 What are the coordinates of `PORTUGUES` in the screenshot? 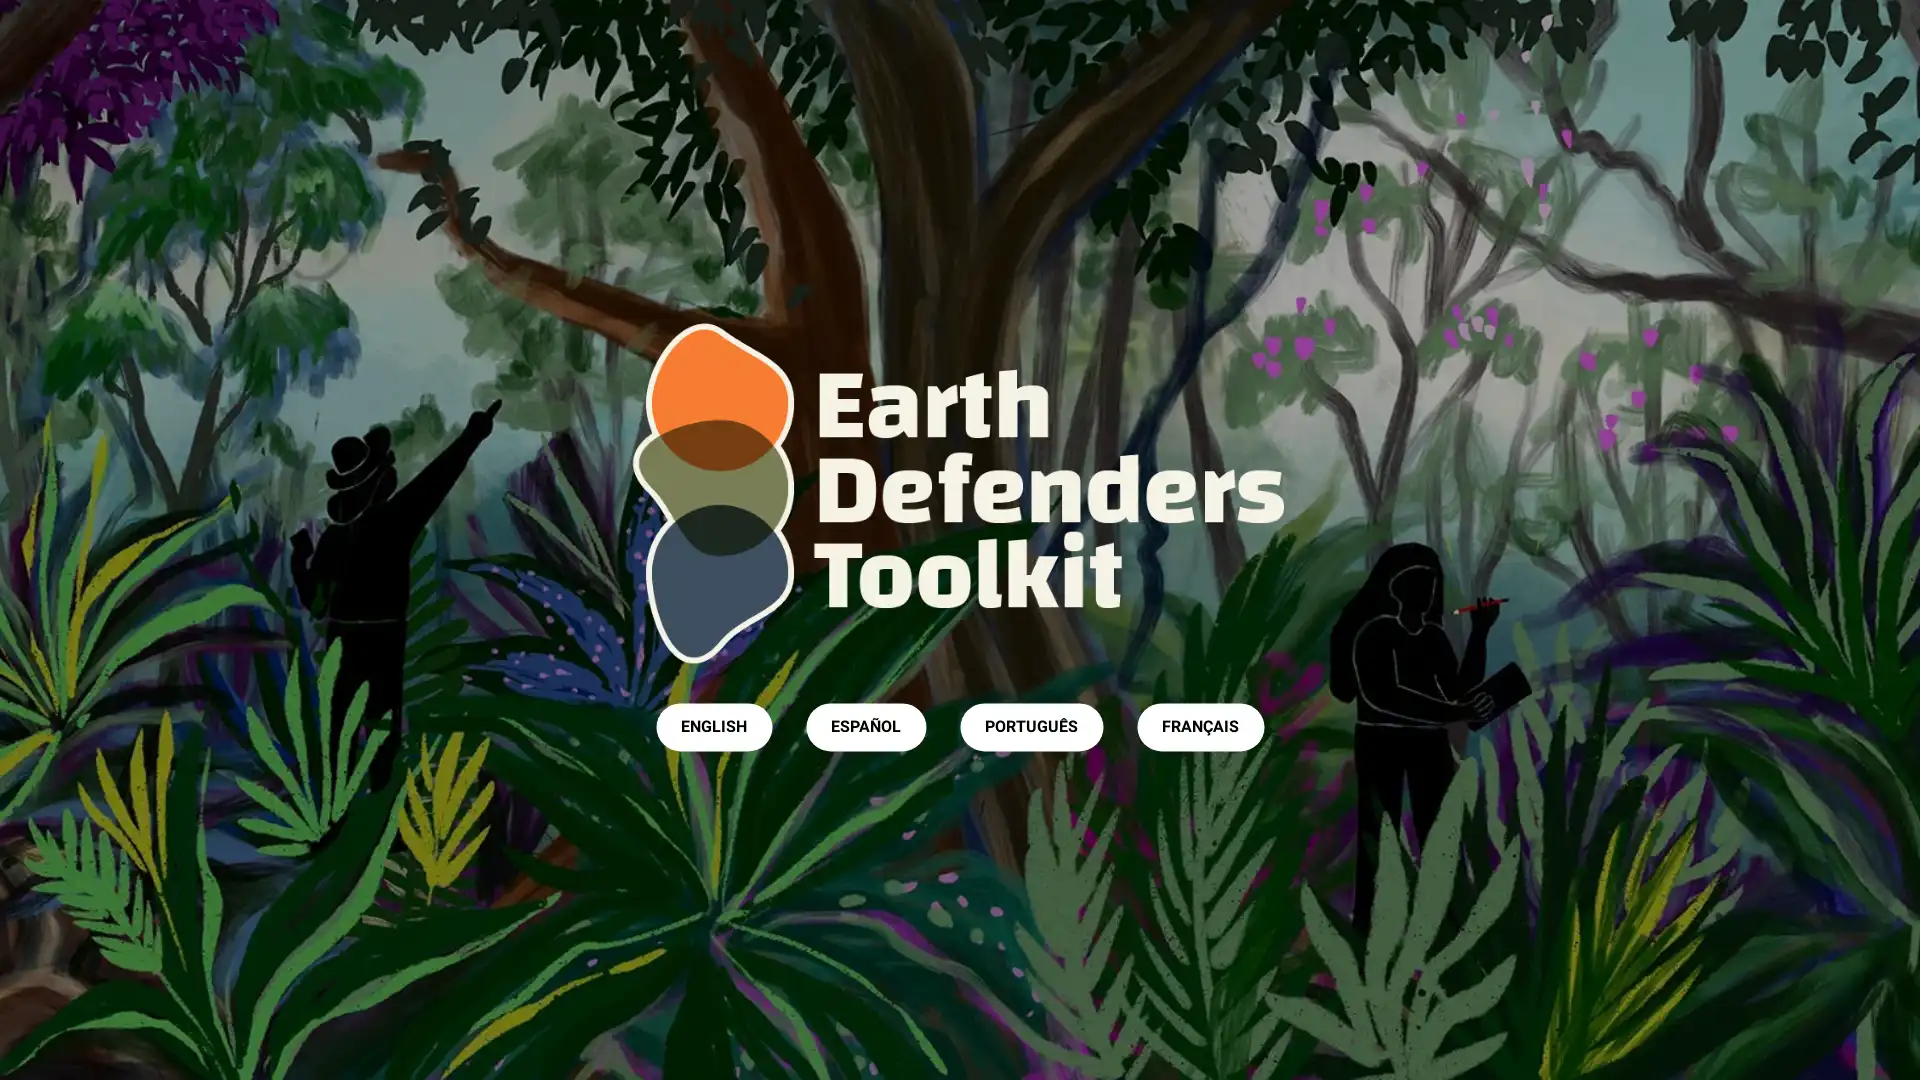 It's located at (1031, 726).